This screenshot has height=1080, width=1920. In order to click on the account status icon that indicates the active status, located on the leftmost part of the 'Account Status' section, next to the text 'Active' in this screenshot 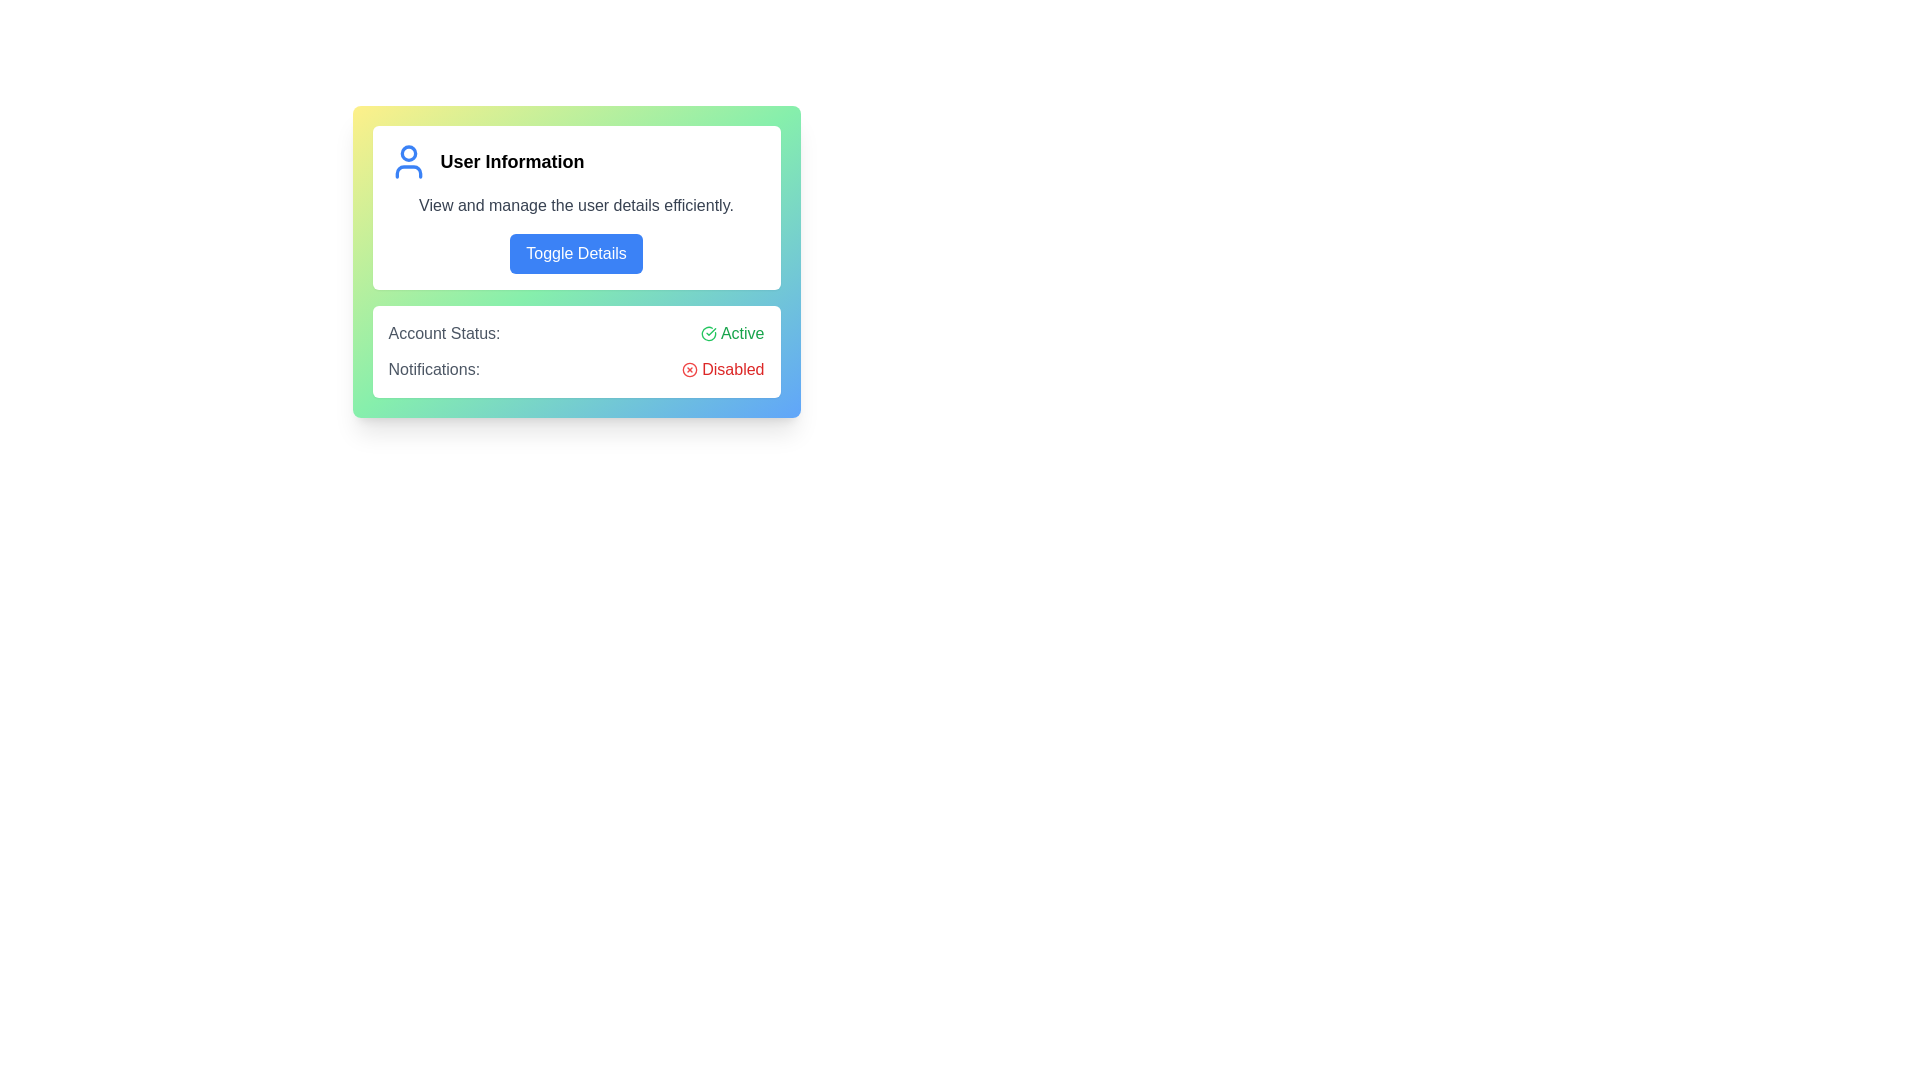, I will do `click(708, 333)`.